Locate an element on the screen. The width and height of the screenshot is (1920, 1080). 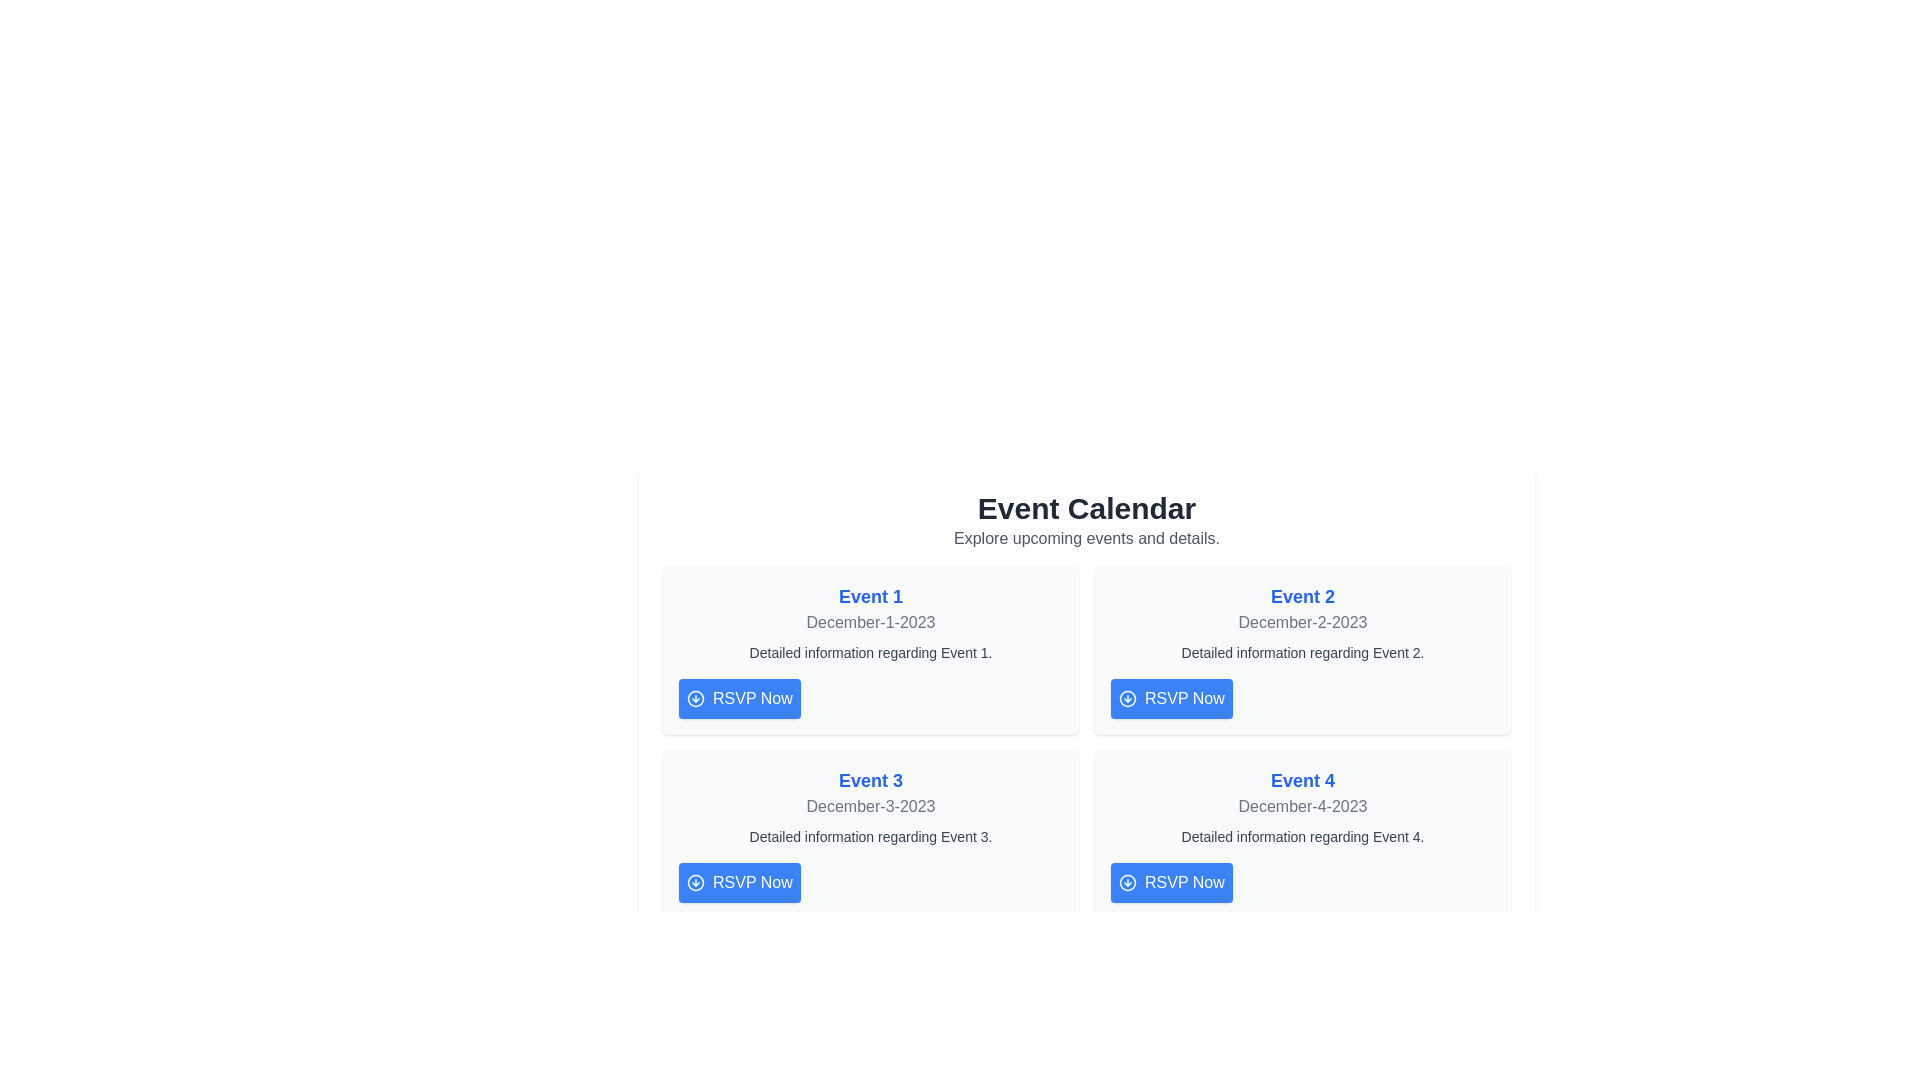
the RSVP button by clicking on the SVG circle graphic icon located at the center of the button labeled 'RSVP Now' in the top-left event card is located at coordinates (696, 697).